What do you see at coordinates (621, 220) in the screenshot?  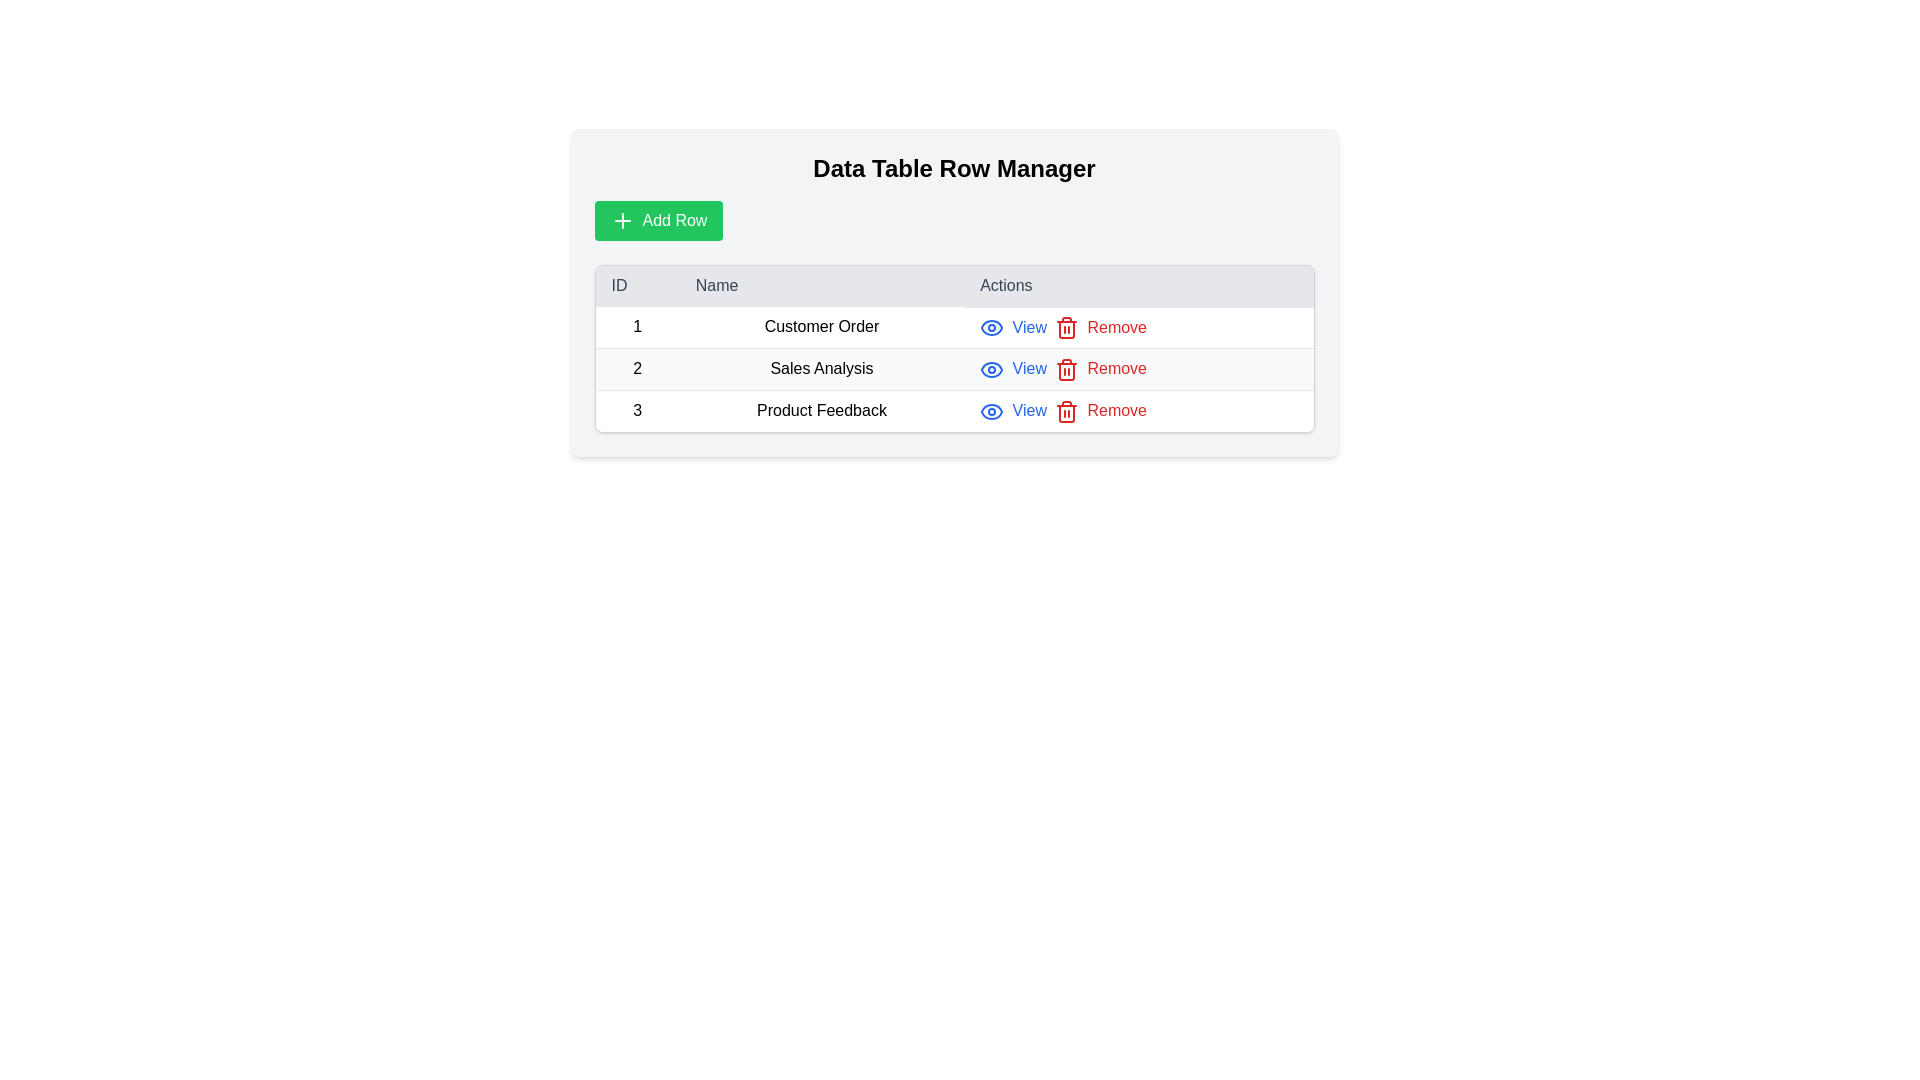 I see `the 'Add Row' icon located to the left of the 'Add Row' text on the green rectangular button to interact with it` at bounding box center [621, 220].